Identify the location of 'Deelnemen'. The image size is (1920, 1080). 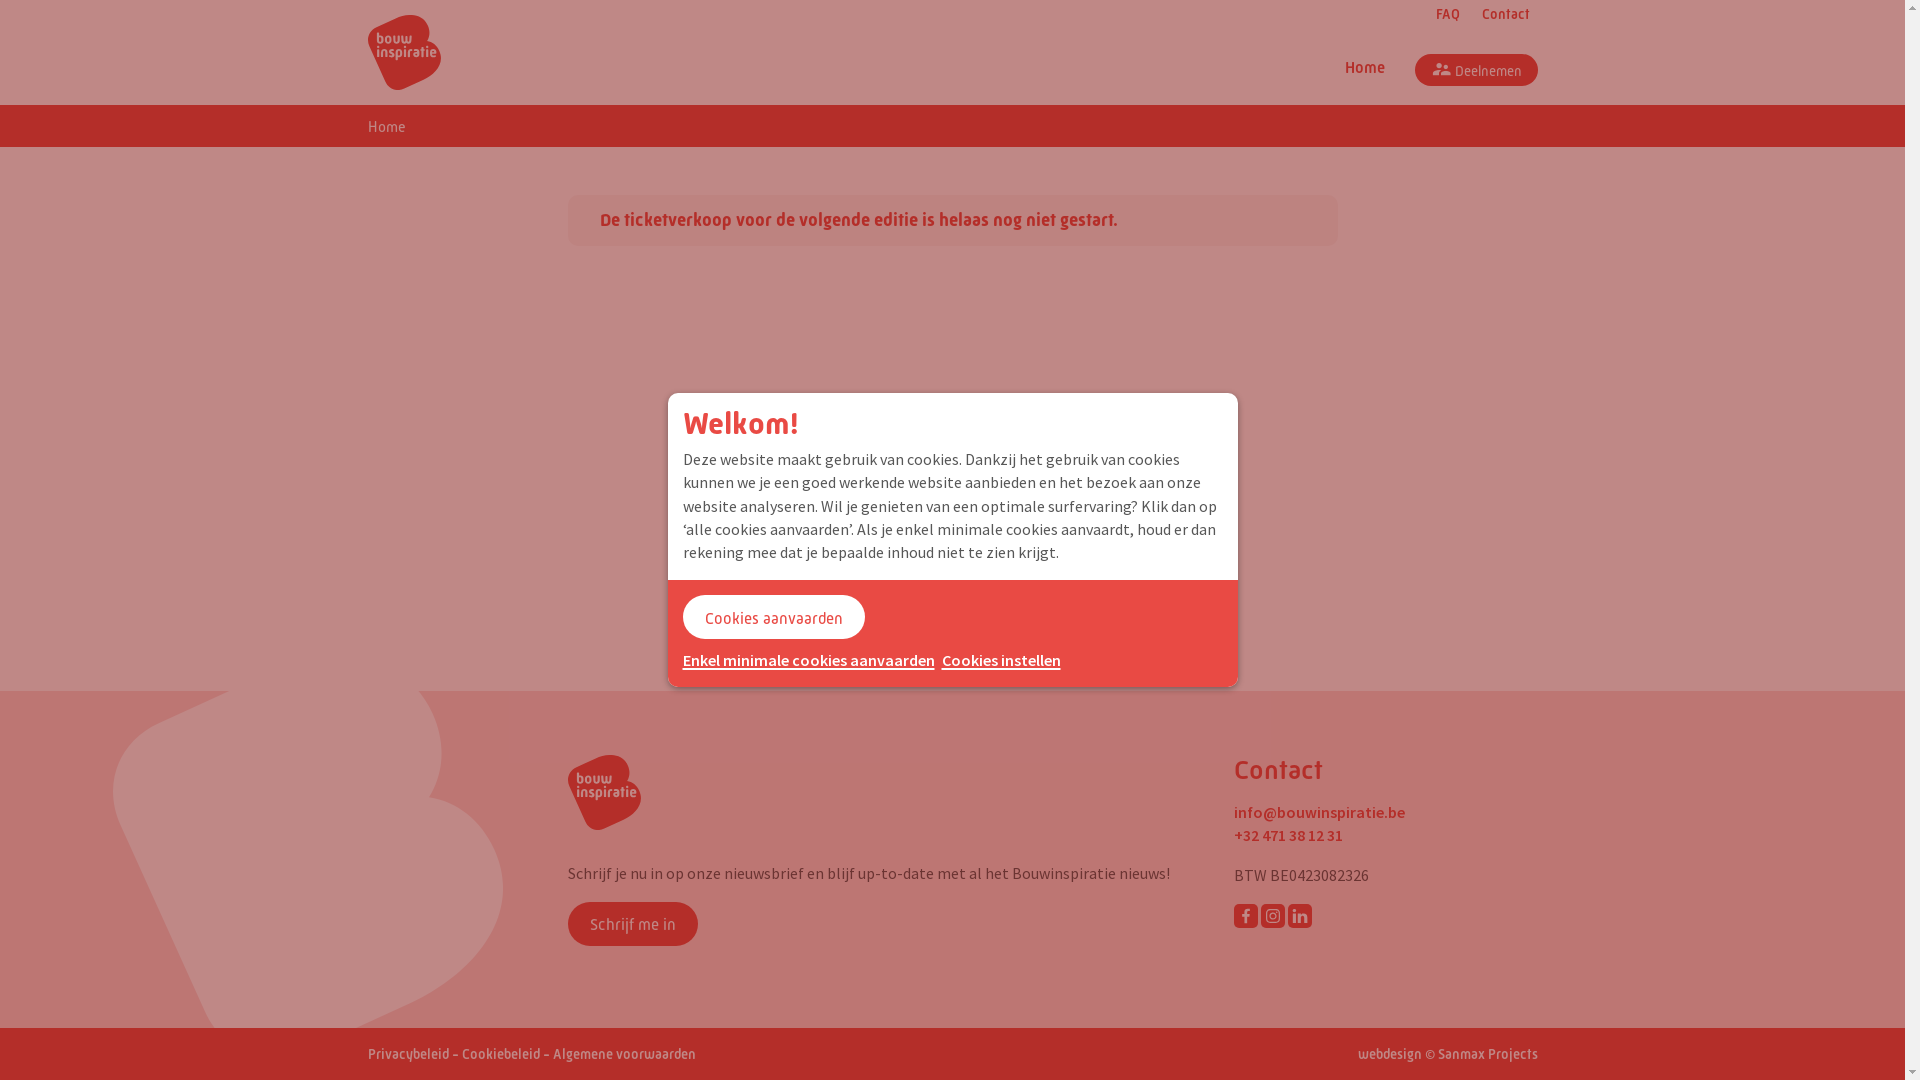
(1475, 68).